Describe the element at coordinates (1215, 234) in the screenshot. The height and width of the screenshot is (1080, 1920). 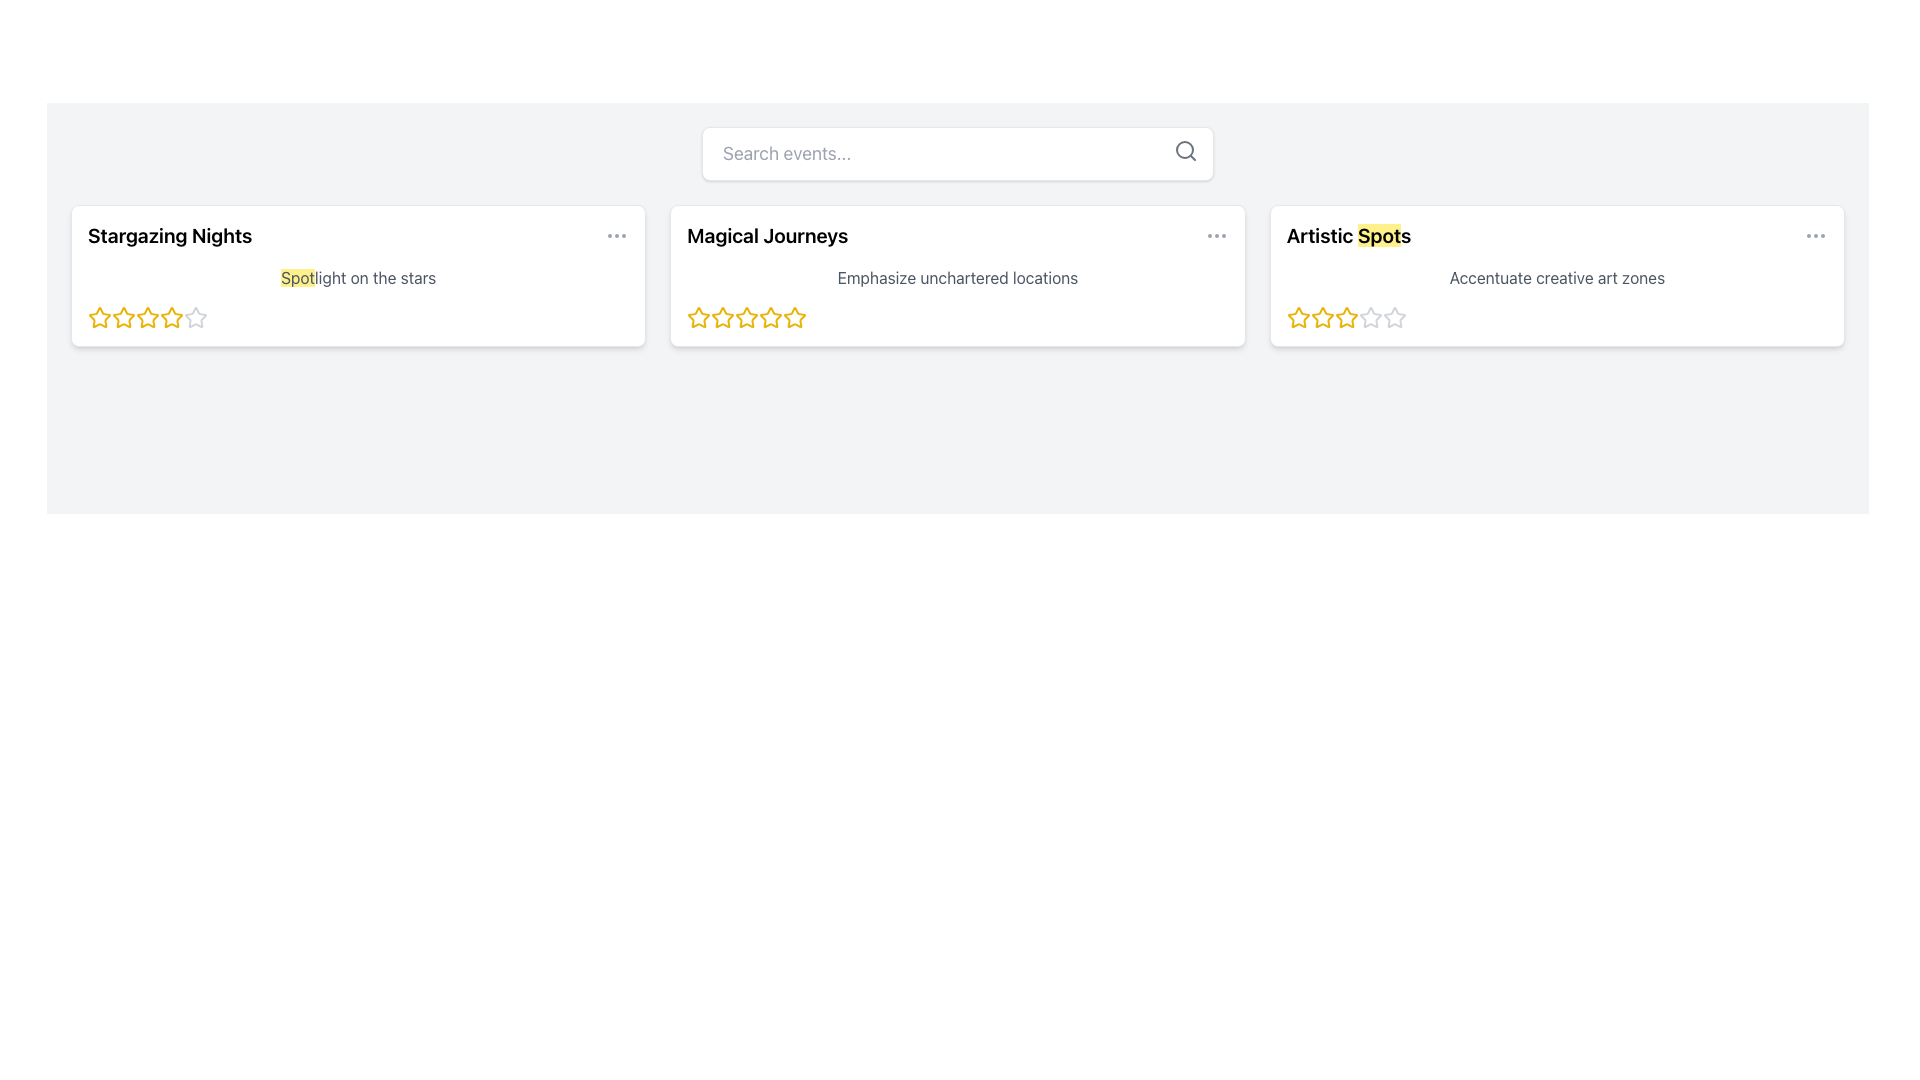
I see `the ellipsis menu icon located at the upper right corner of the 'Magical Journeys' card` at that location.